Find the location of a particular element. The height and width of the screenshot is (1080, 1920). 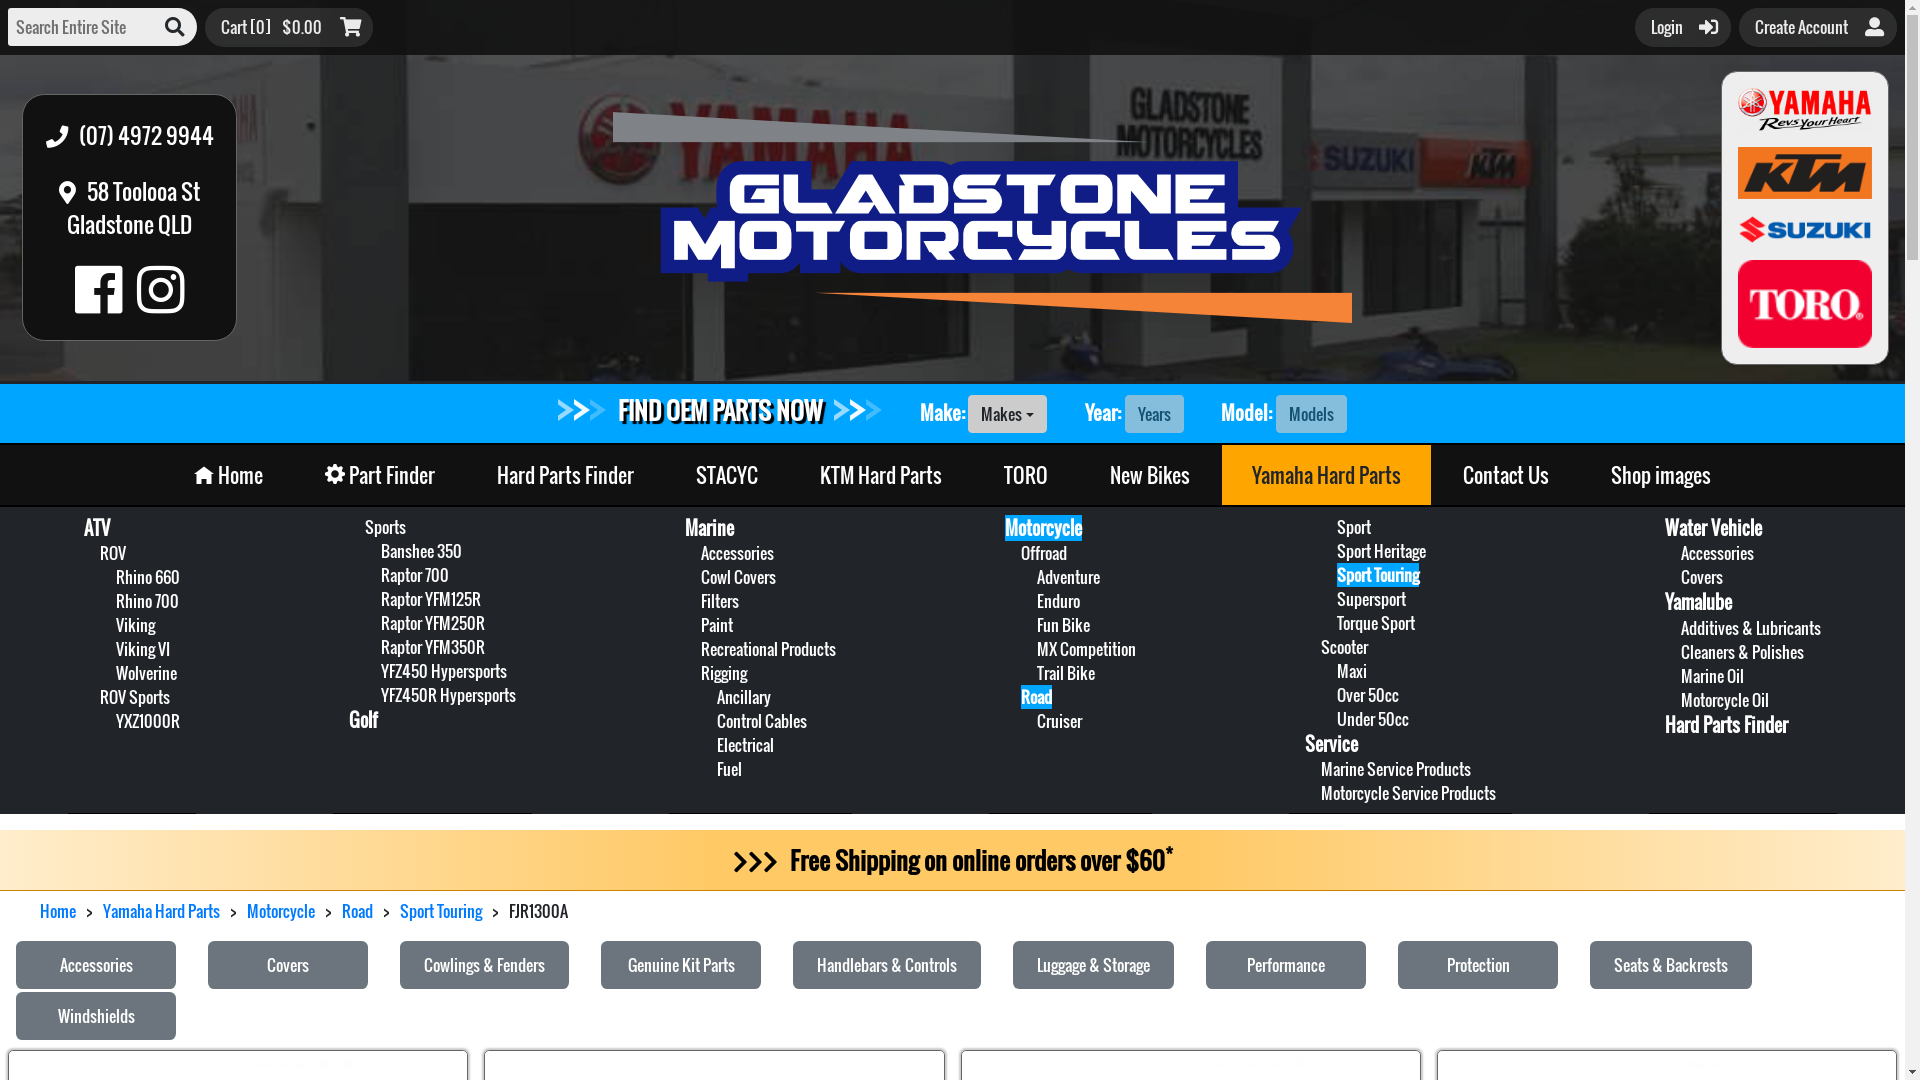

'Makes' is located at coordinates (968, 412).